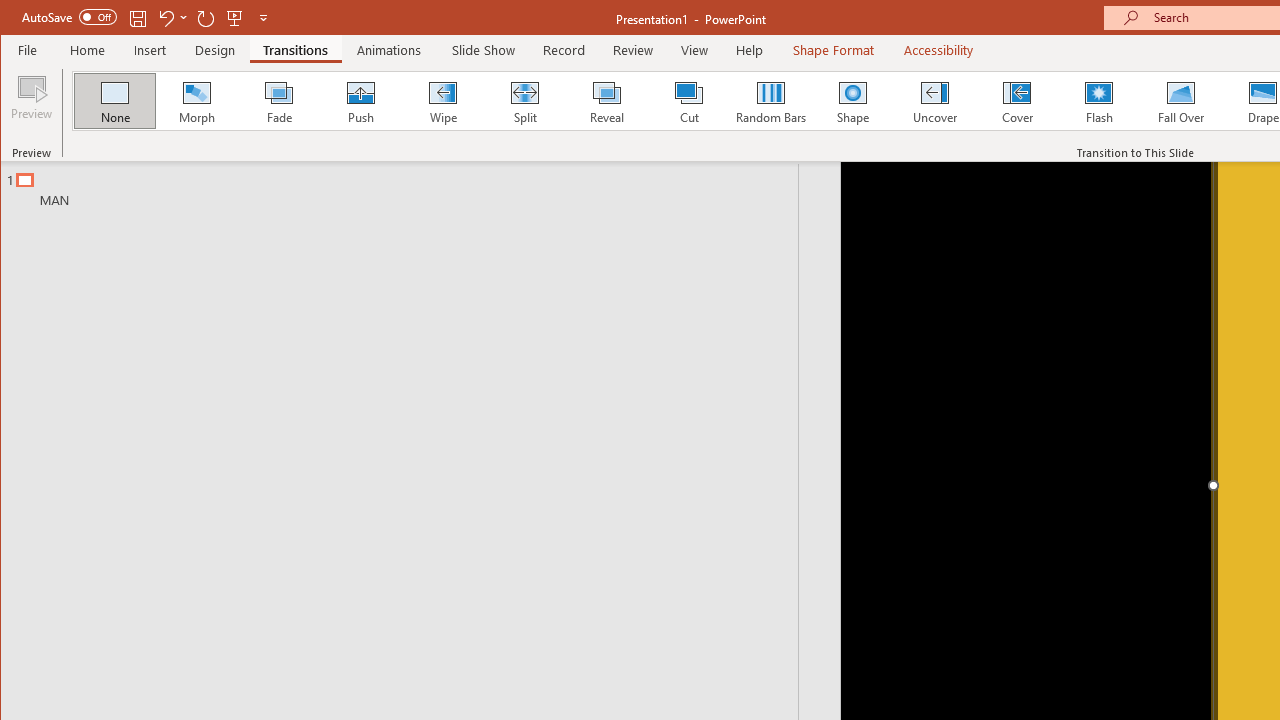 The image size is (1280, 720). Describe the element at coordinates (524, 100) in the screenshot. I see `'Split'` at that location.